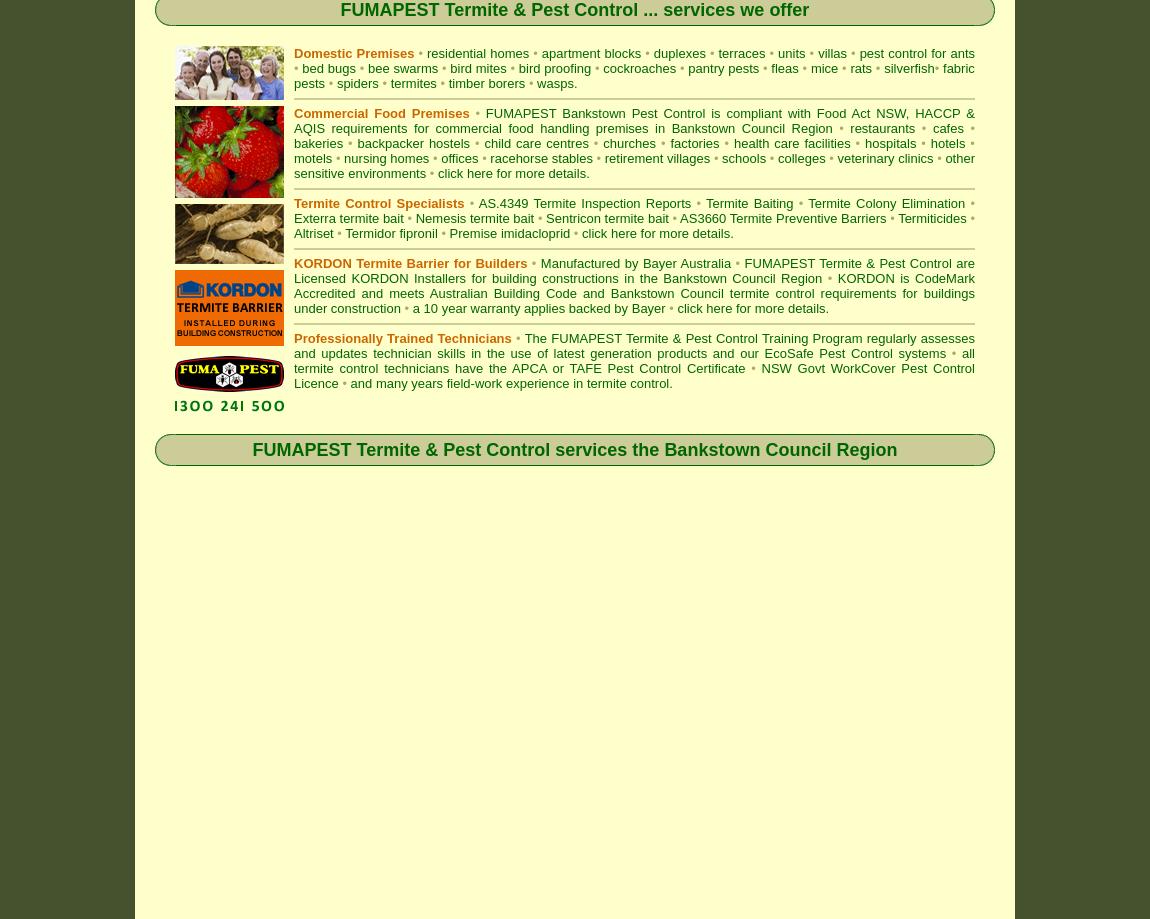 This screenshot has height=919, width=1150. I want to click on 'bakeries', so click(318, 142).